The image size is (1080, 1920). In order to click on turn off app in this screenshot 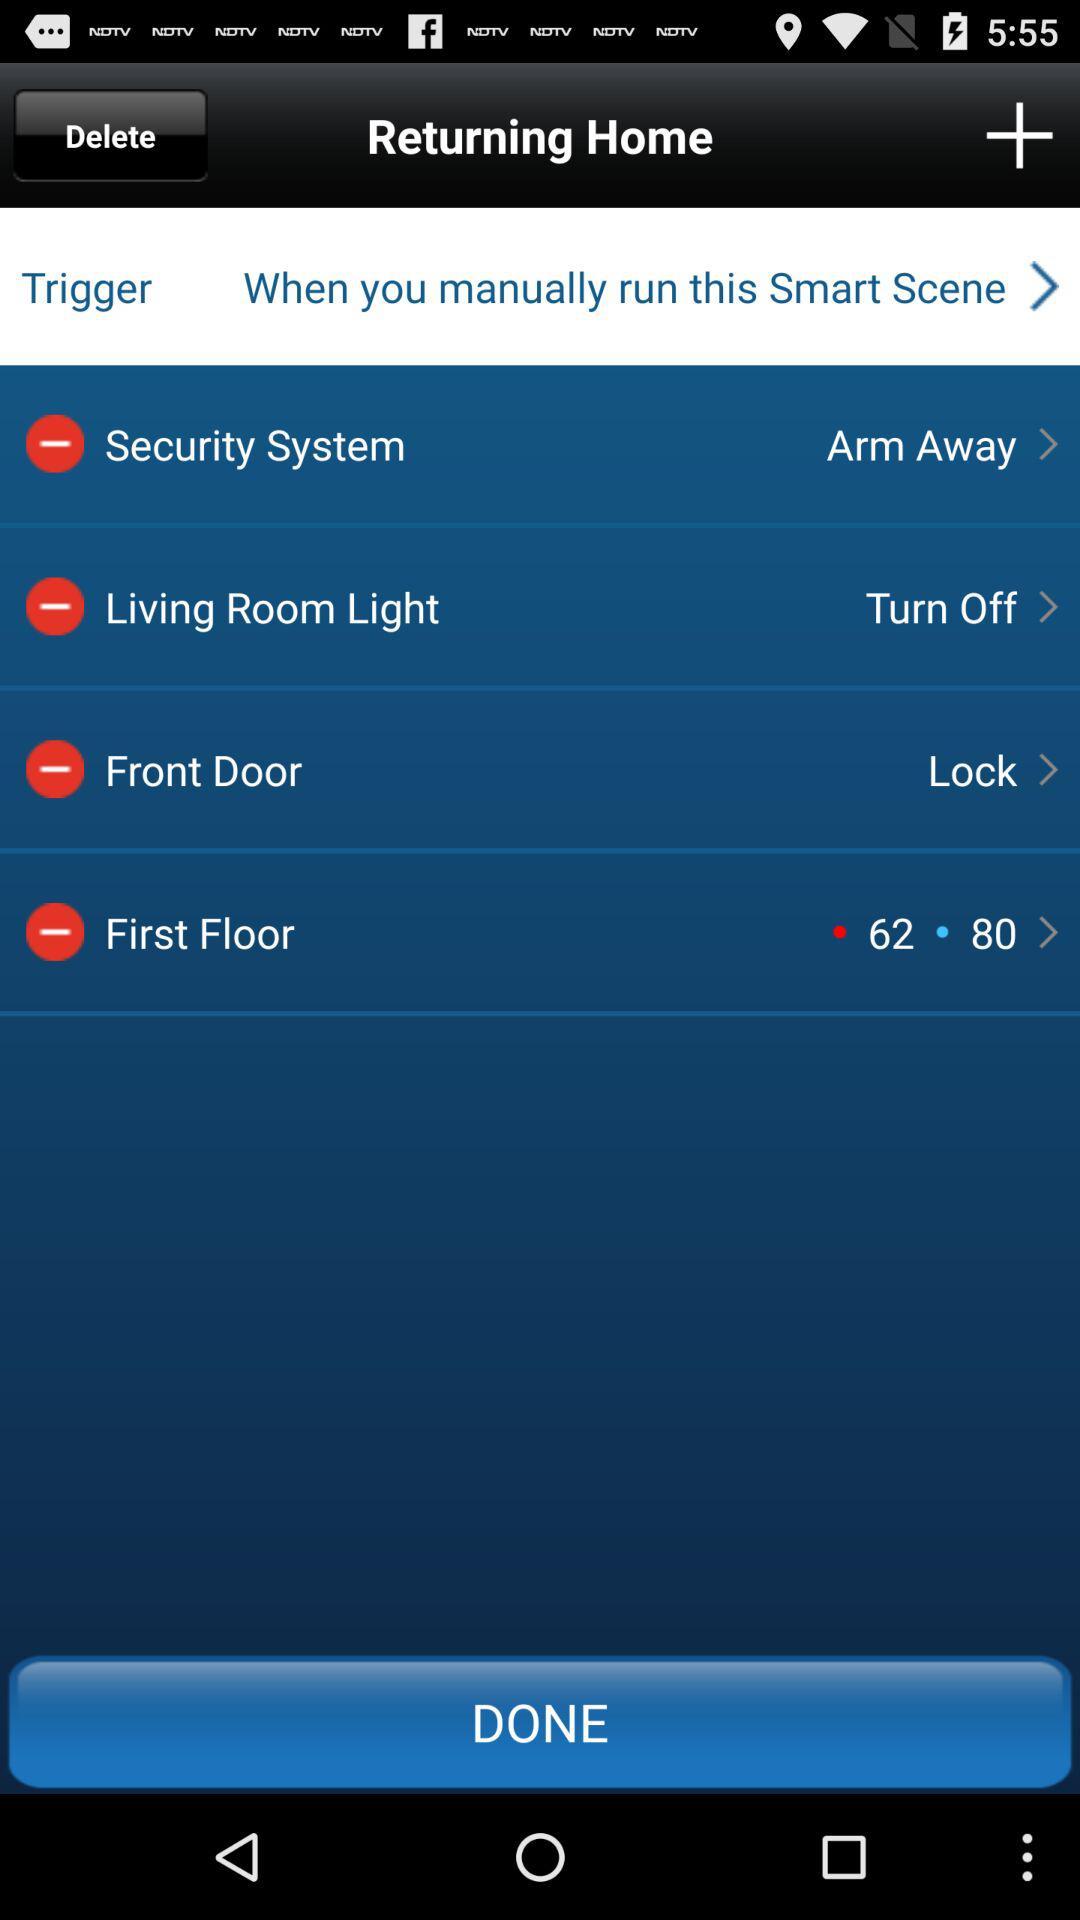, I will do `click(941, 605)`.